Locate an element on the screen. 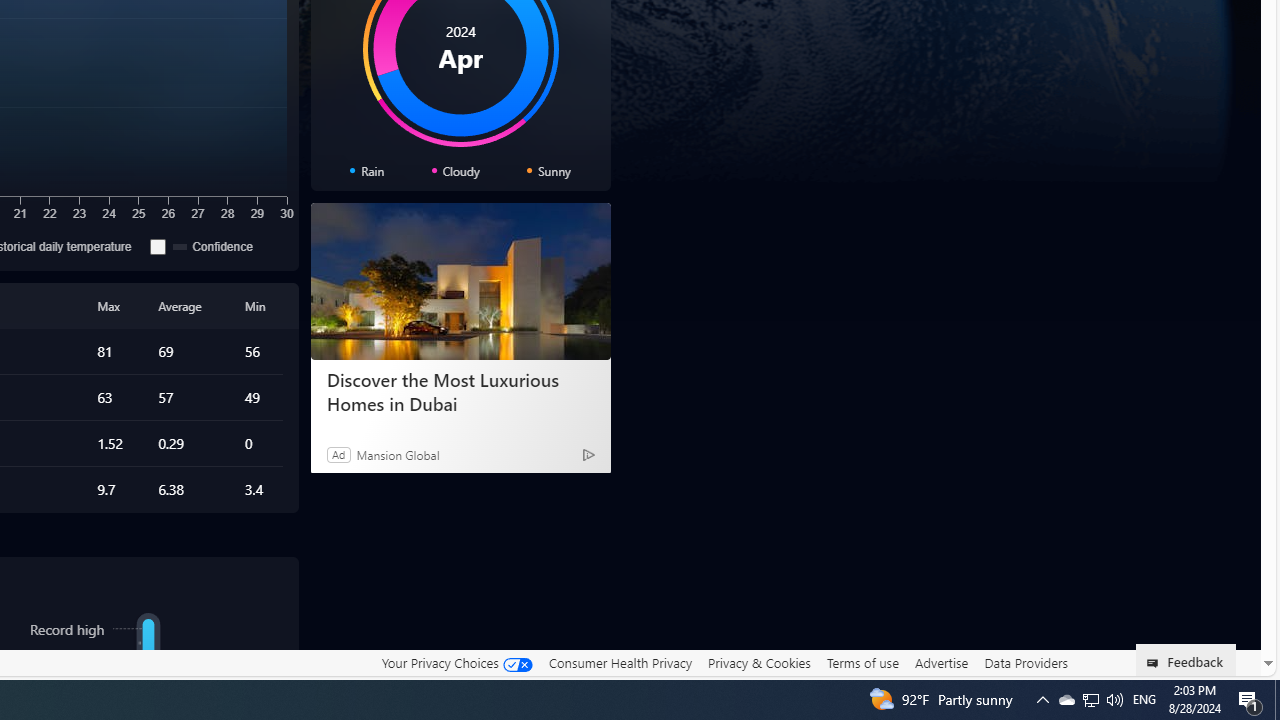  'Privacy & Cookies' is located at coordinates (758, 663).